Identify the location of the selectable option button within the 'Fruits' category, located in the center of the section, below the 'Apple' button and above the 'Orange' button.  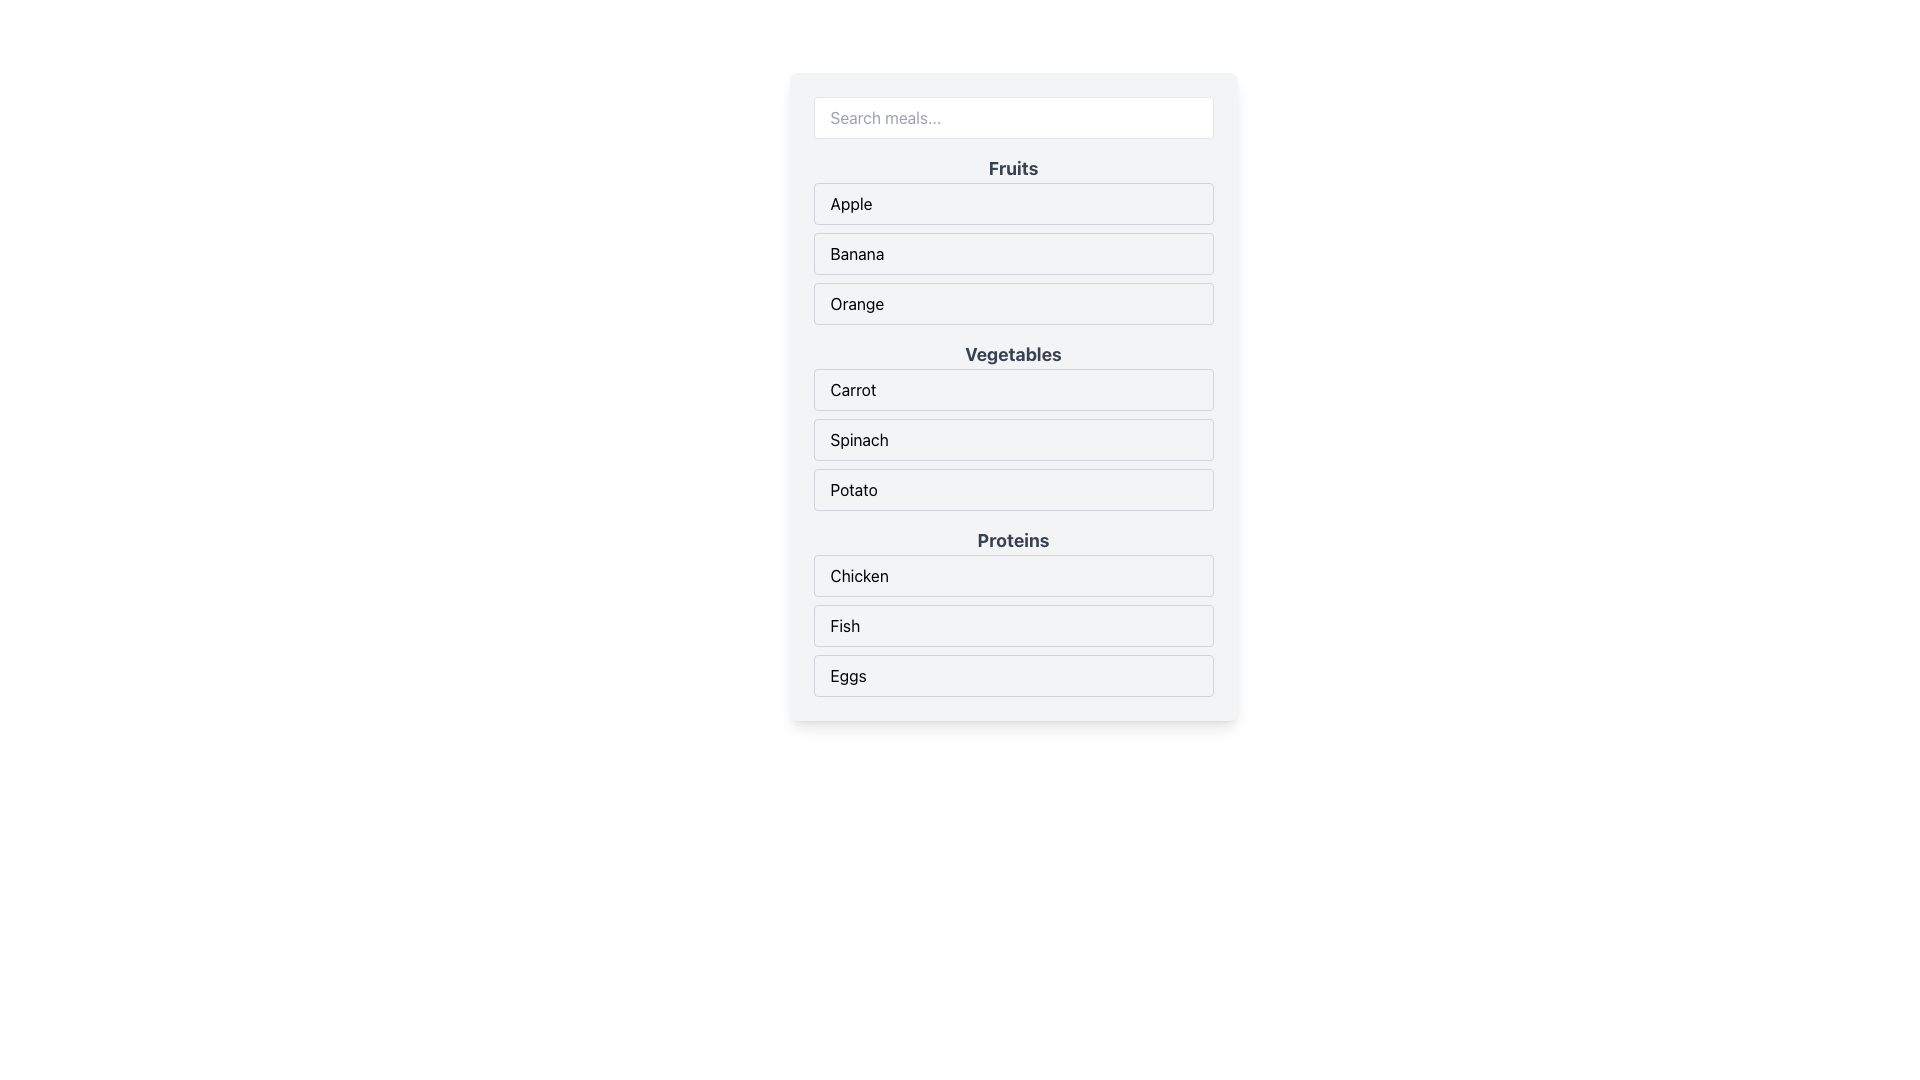
(1013, 253).